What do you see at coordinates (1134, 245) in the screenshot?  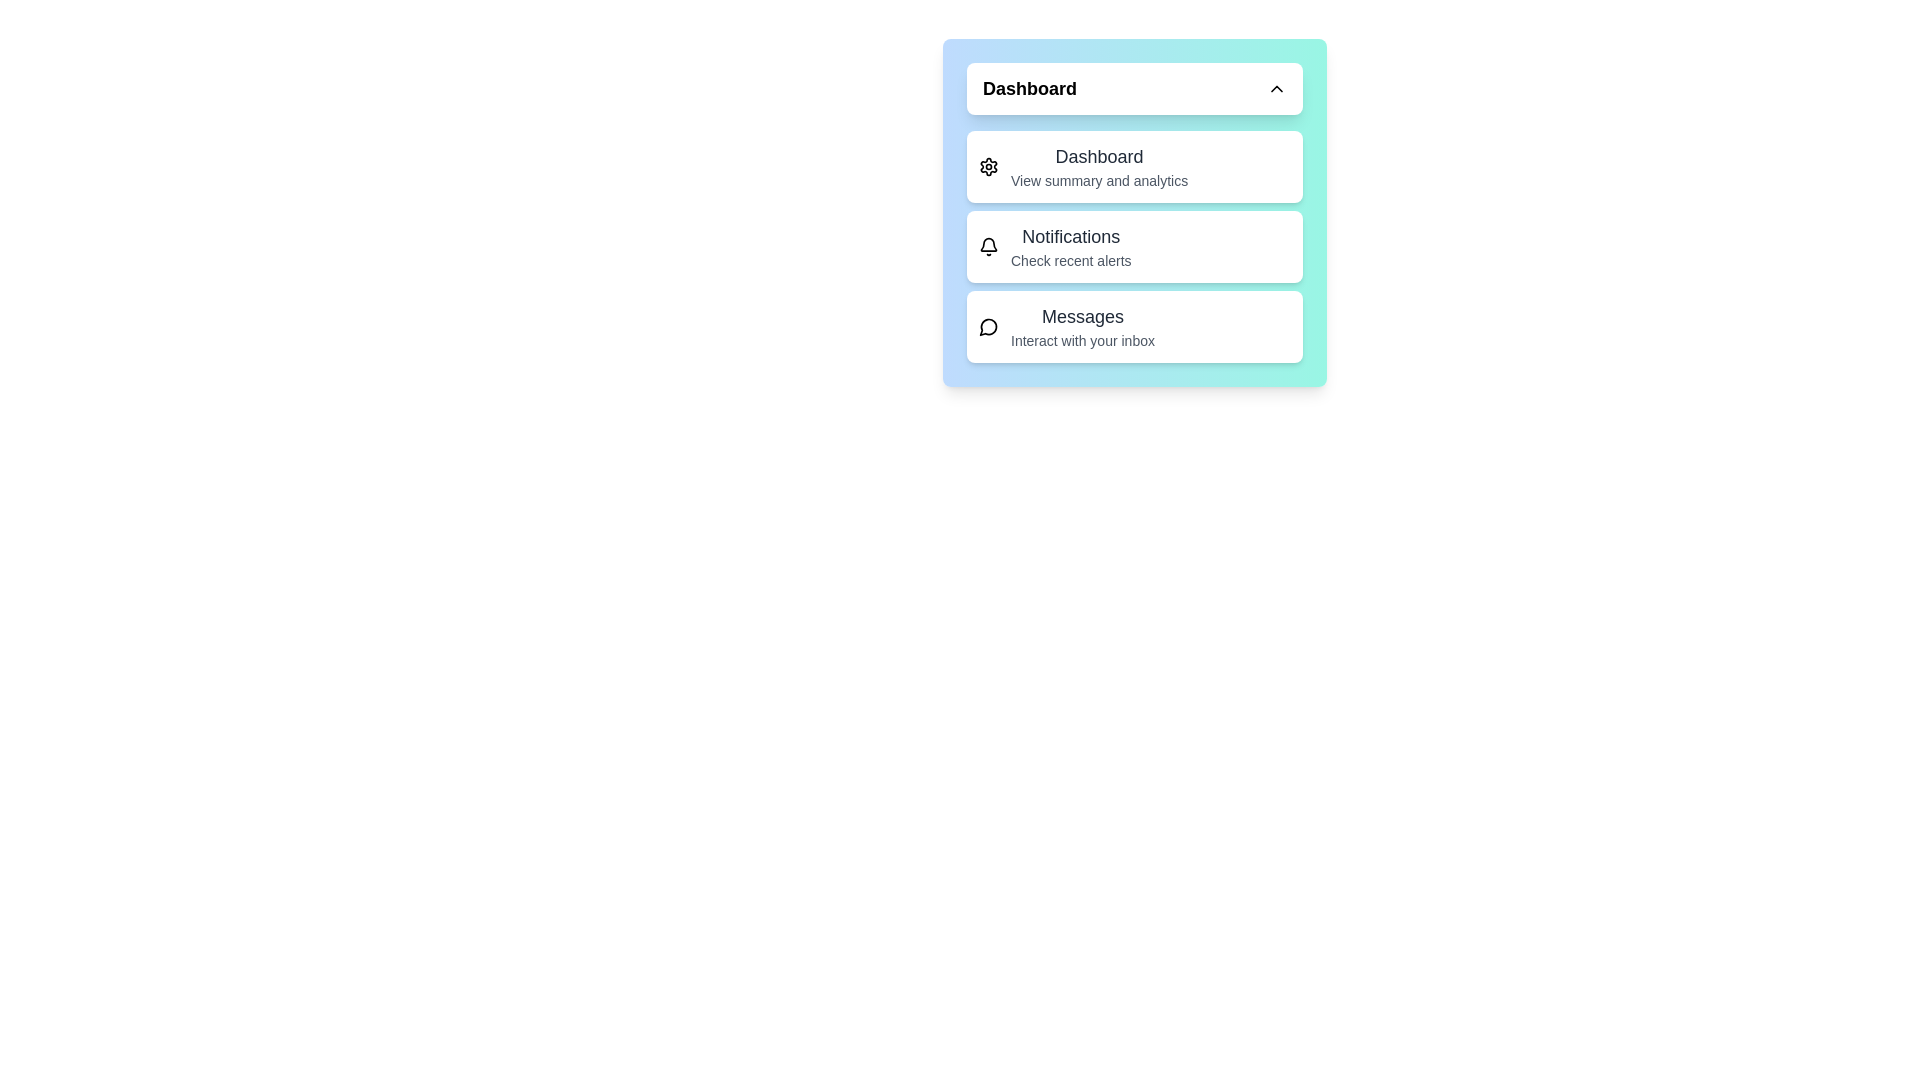 I see `the menu item Notifications by clicking on it` at bounding box center [1134, 245].